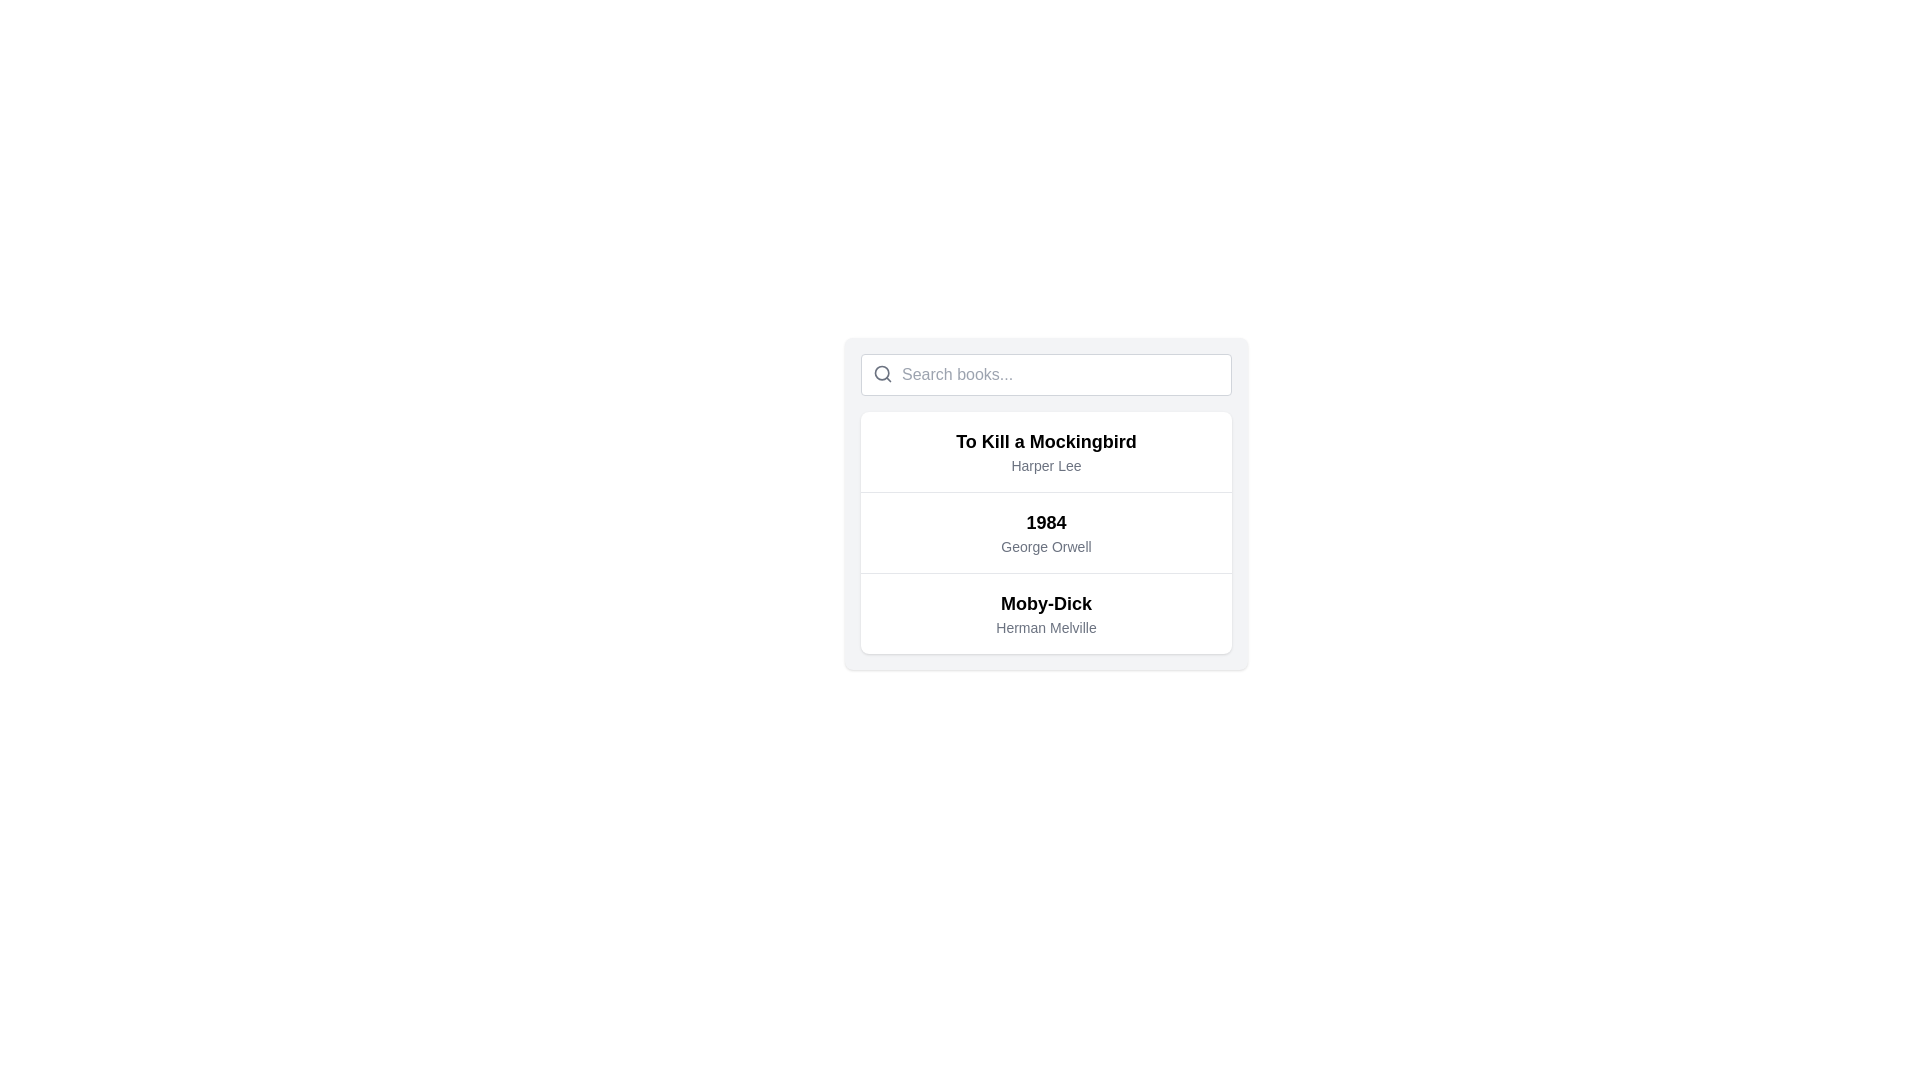 The width and height of the screenshot is (1920, 1080). Describe the element at coordinates (1045, 612) in the screenshot. I see `the list item displaying 'Moby-Dick' by Herman Melville, which is the third item in the vertical list with a white background and rounded corners` at that location.